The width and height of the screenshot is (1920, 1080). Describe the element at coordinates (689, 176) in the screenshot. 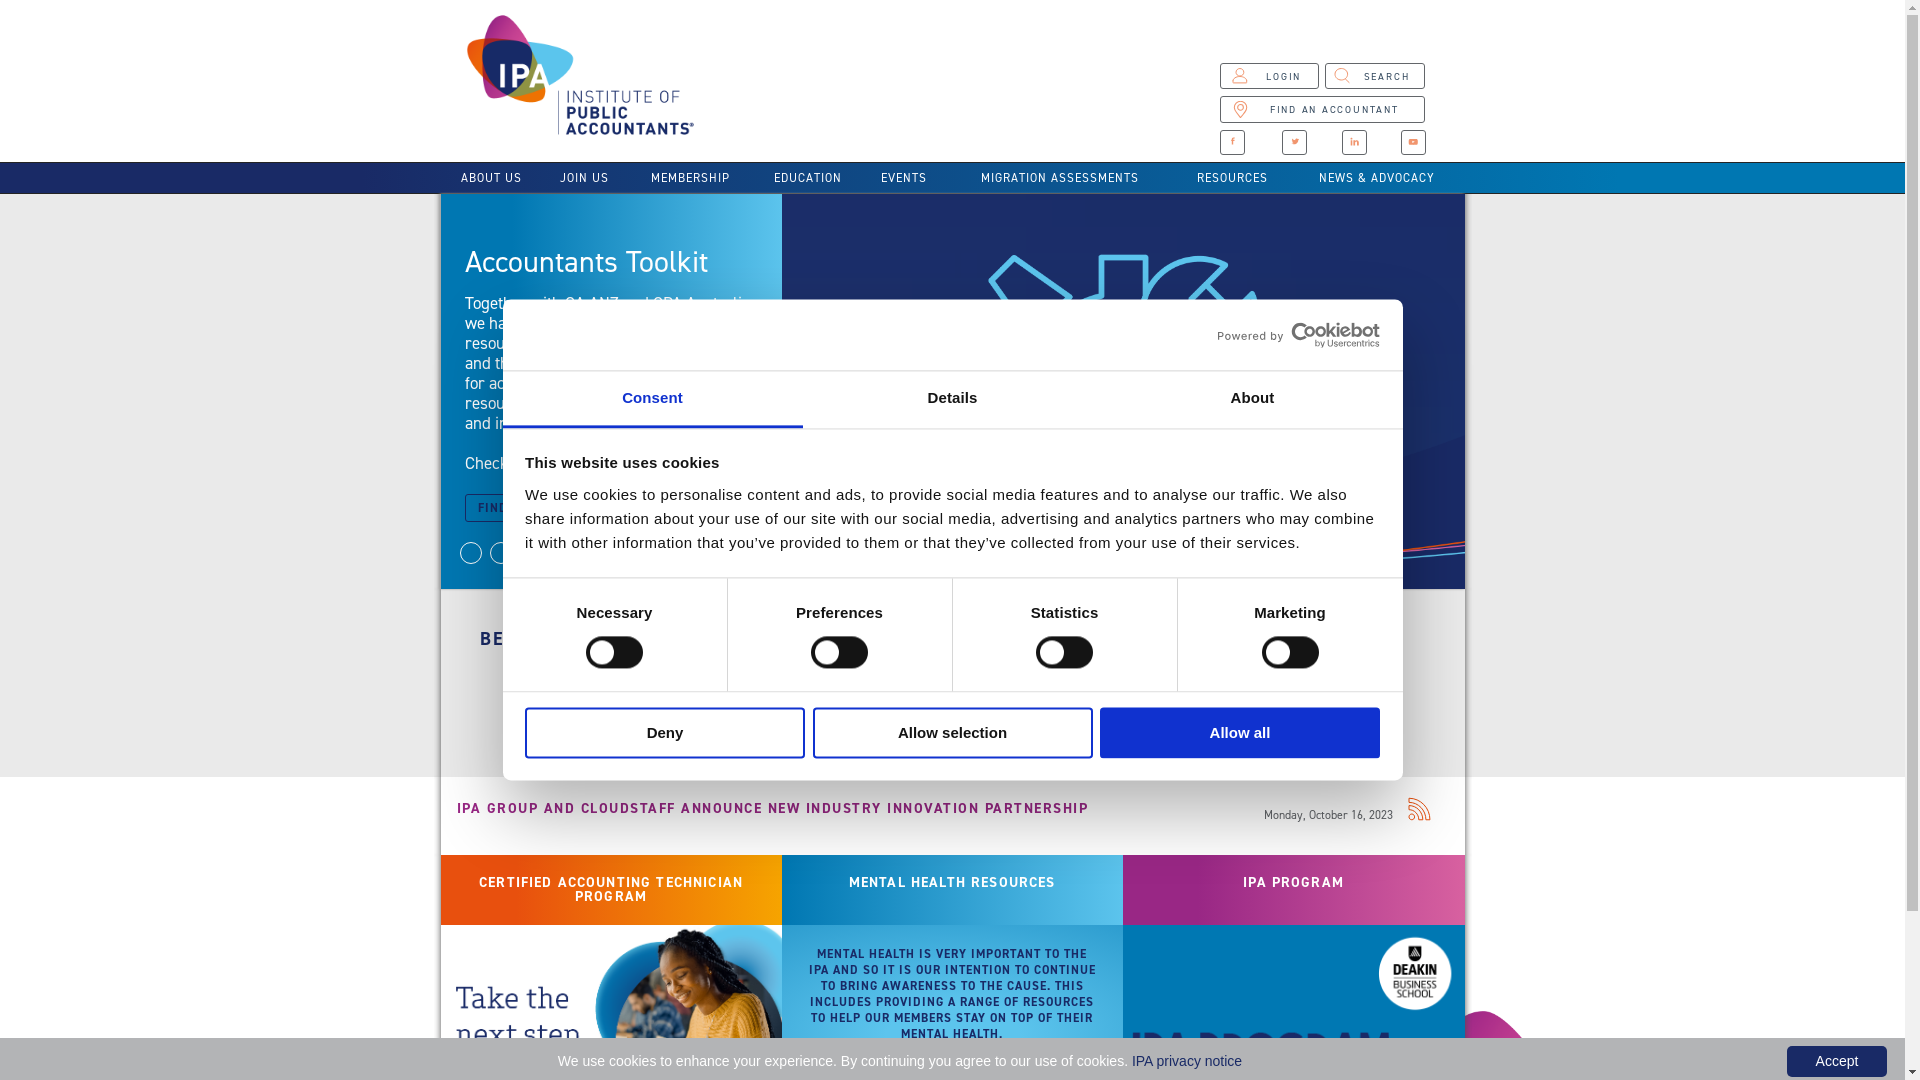

I see `'MEMBERSHIP'` at that location.